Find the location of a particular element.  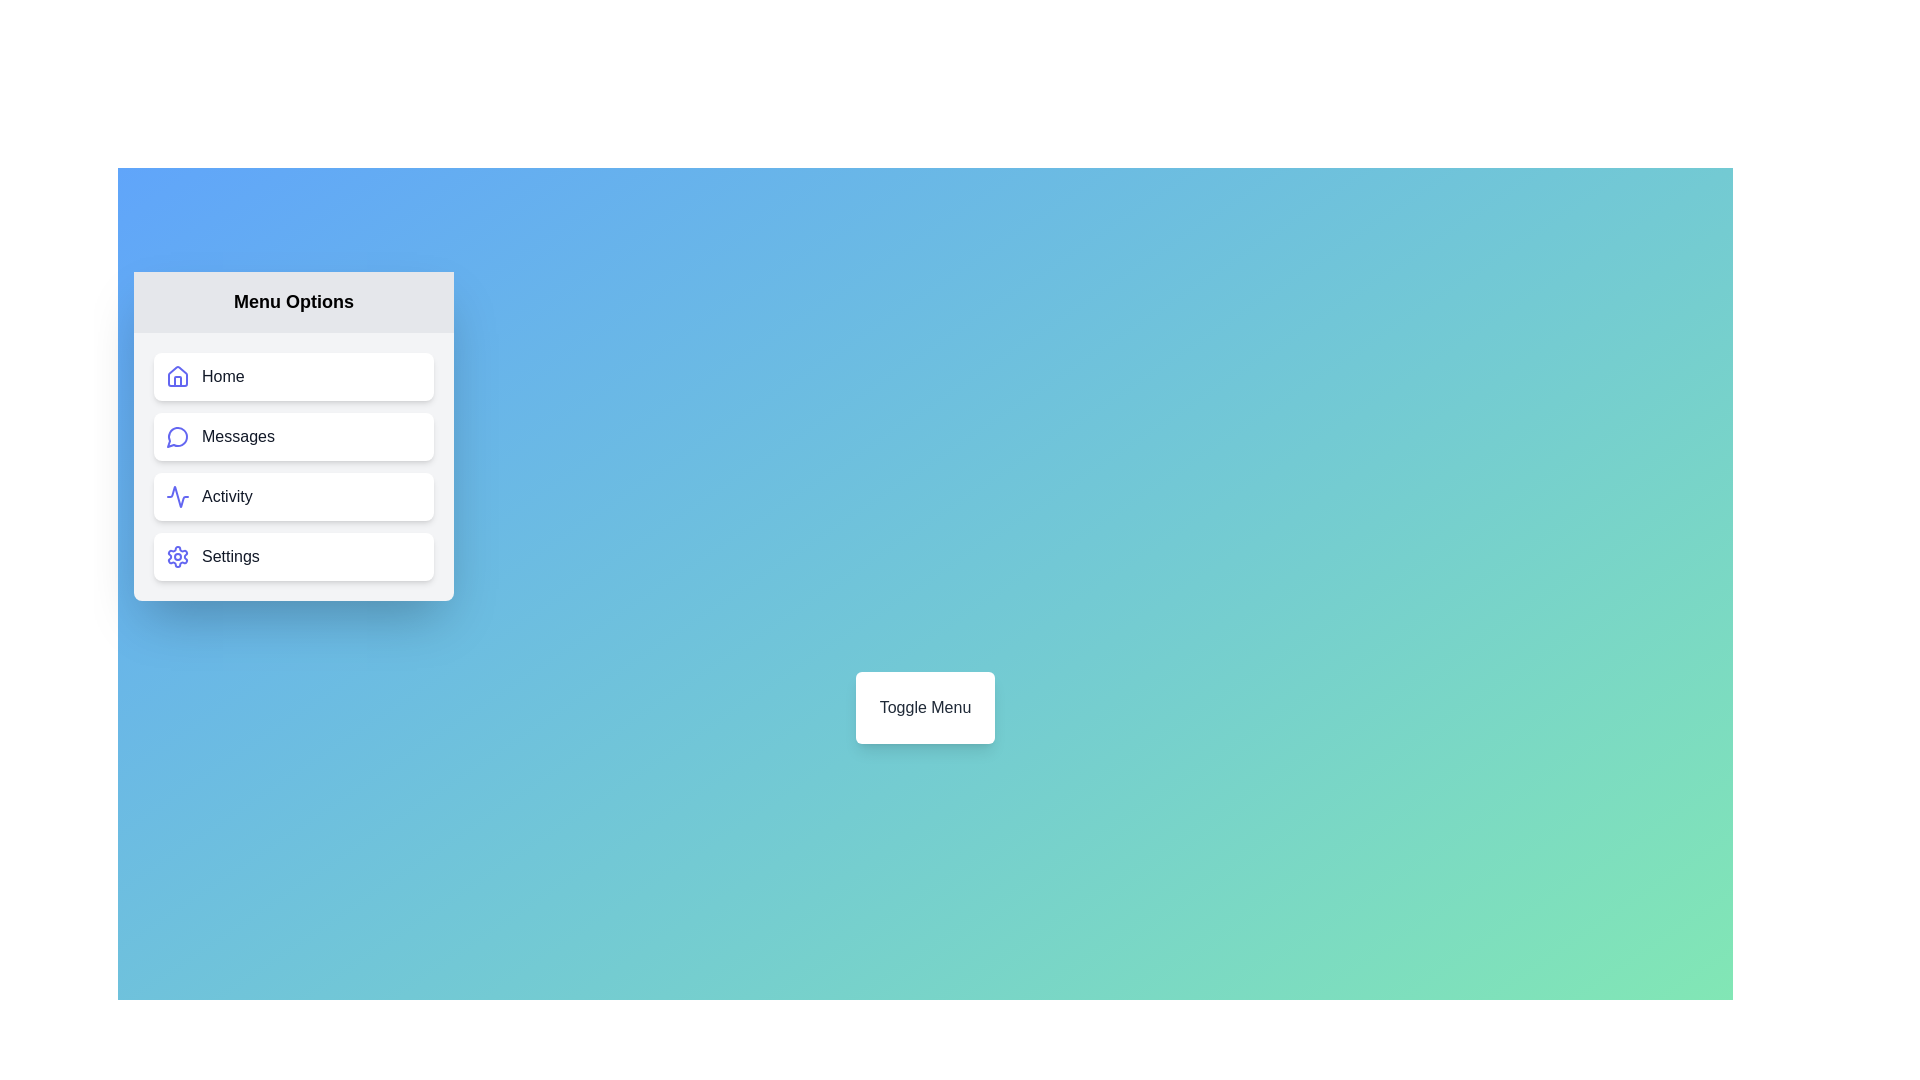

the Home menu item is located at coordinates (292, 377).